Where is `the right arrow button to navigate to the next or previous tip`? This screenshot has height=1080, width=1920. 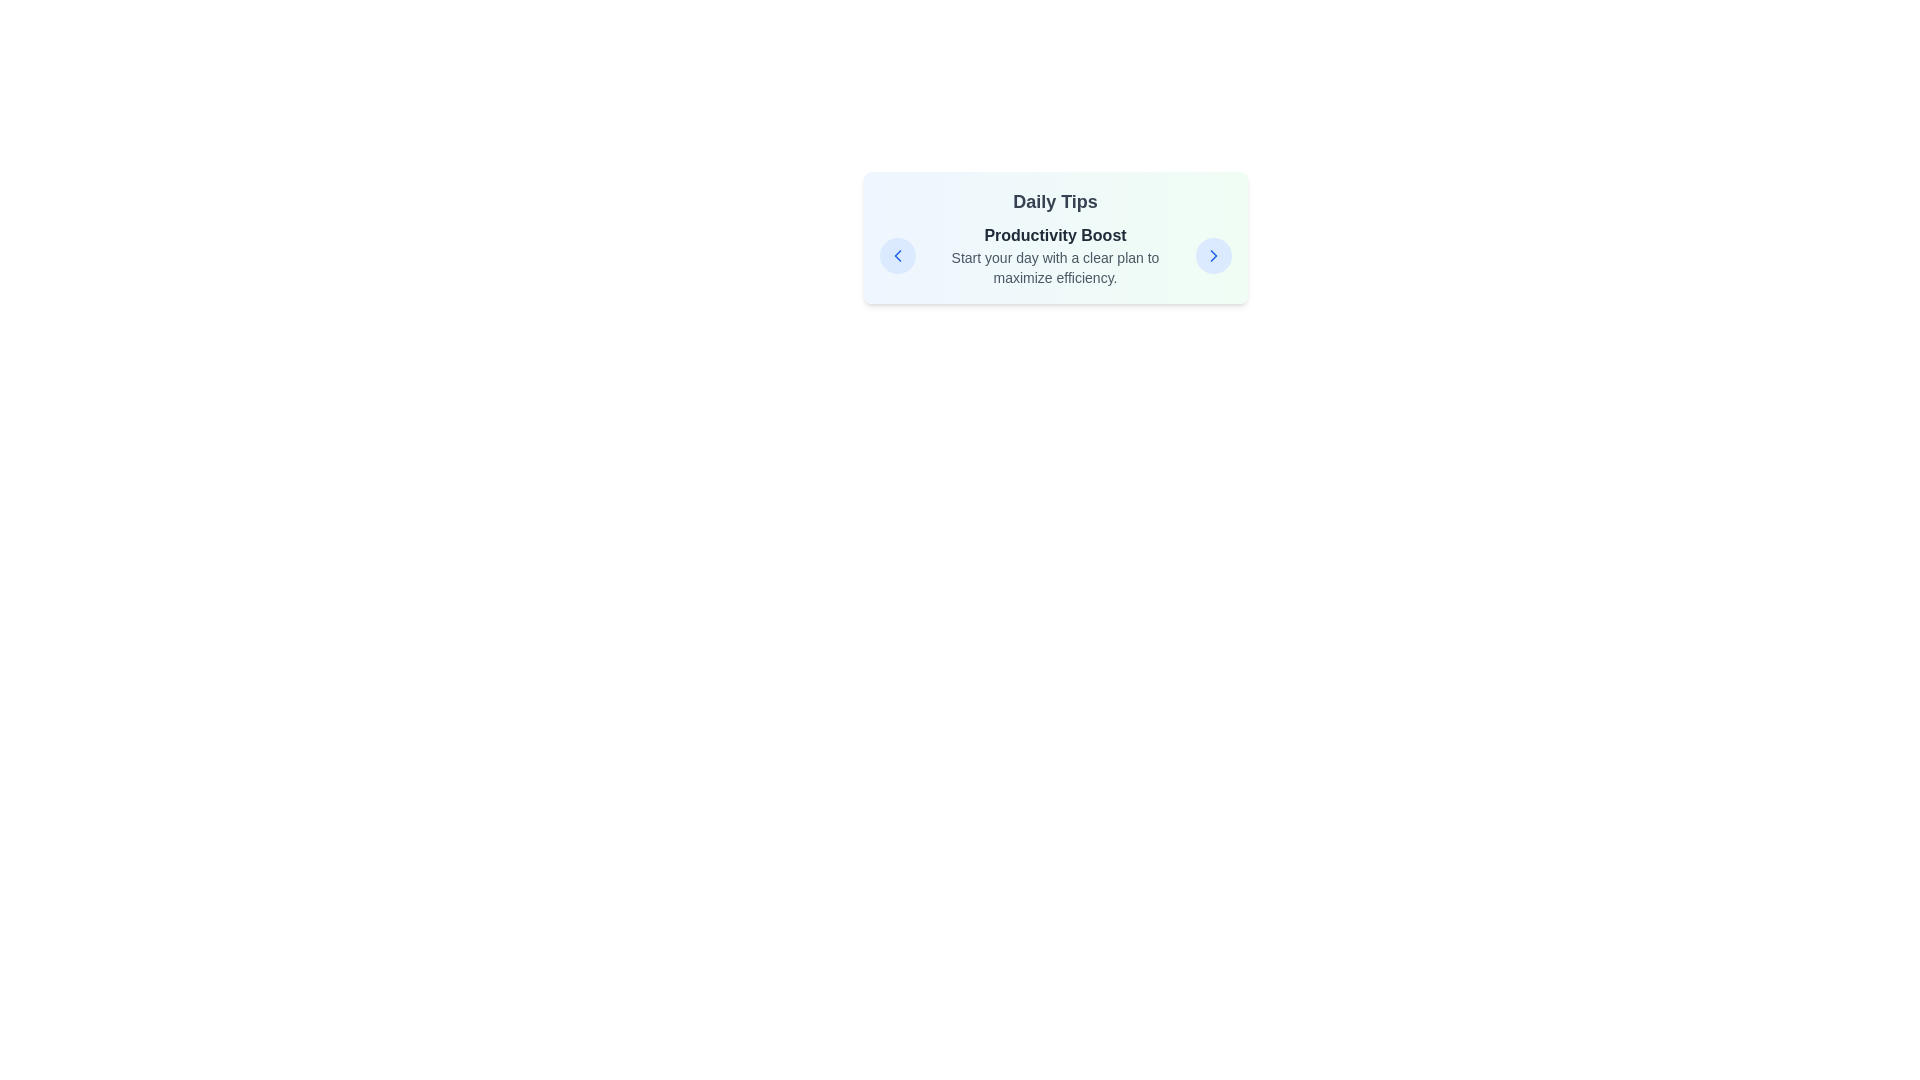
the right arrow button to navigate to the next or previous tip is located at coordinates (1212, 254).